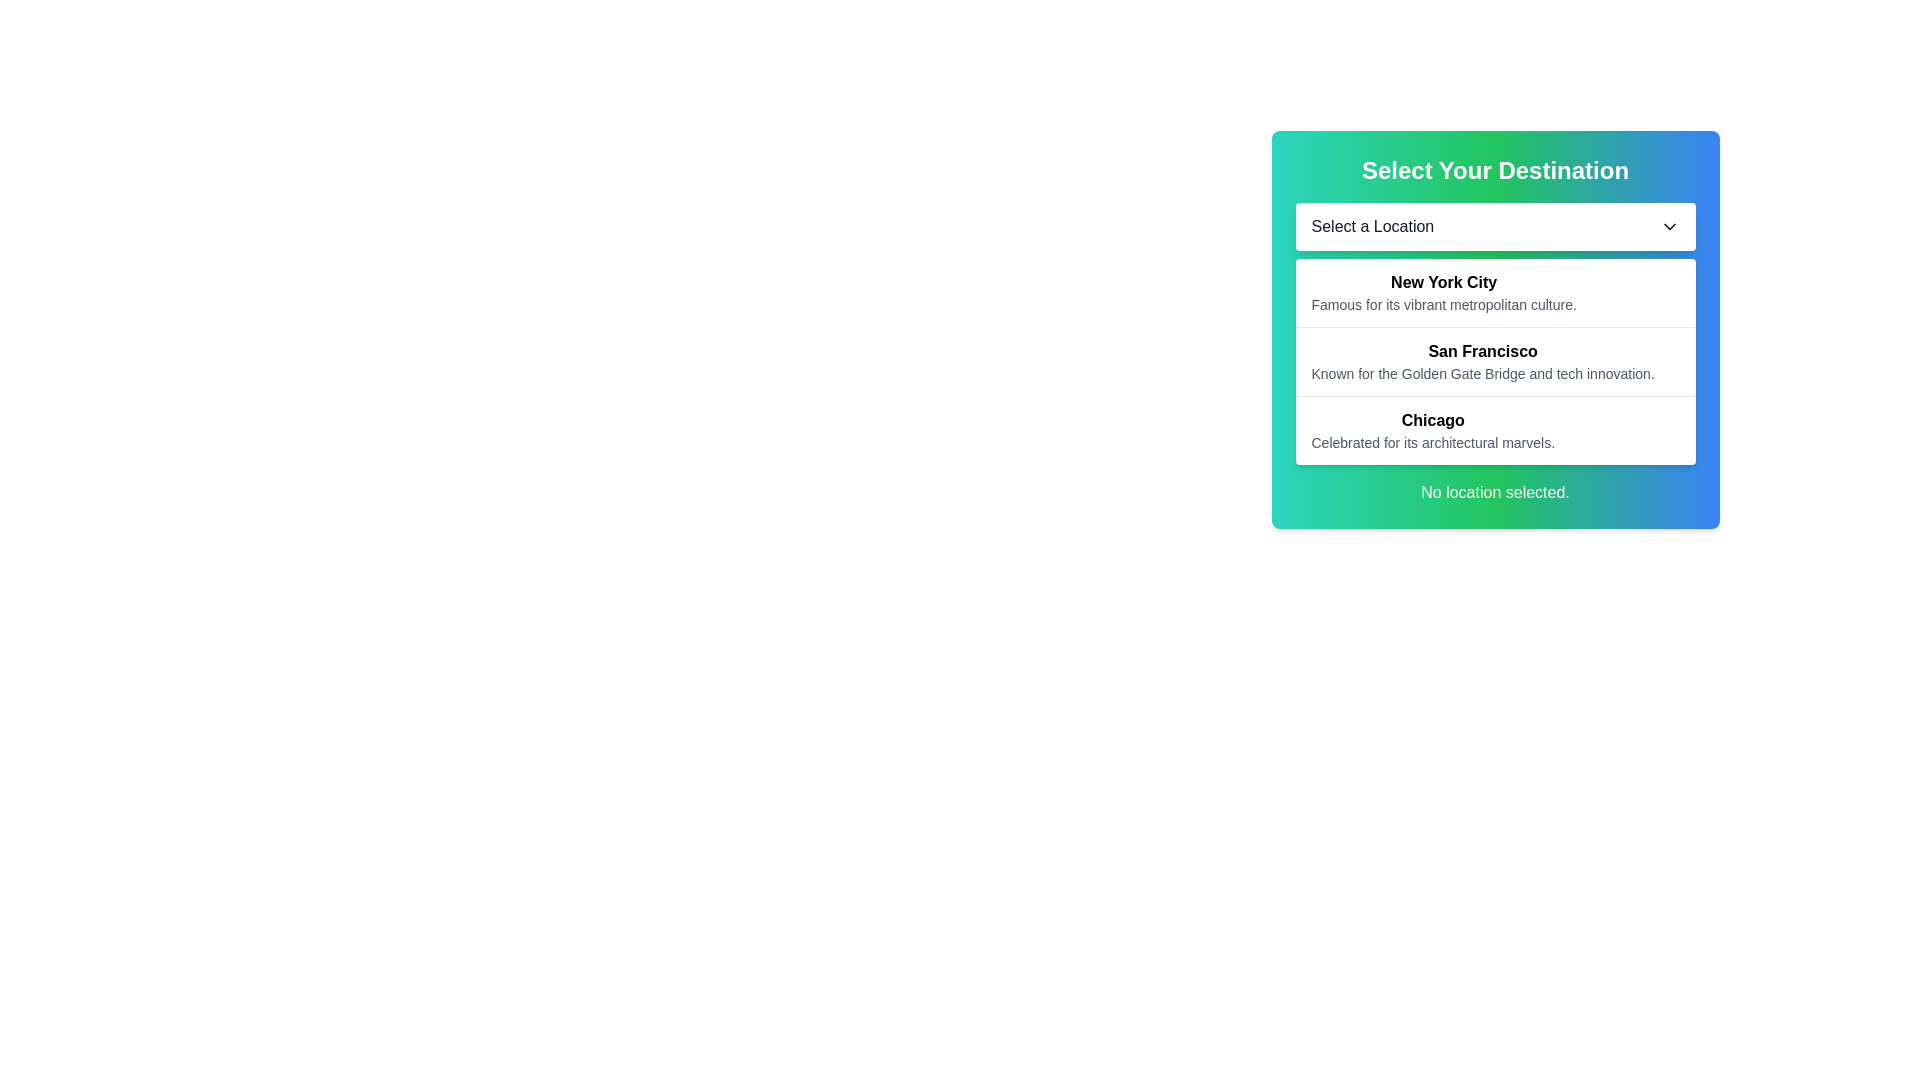 This screenshot has height=1080, width=1920. What do you see at coordinates (1483, 350) in the screenshot?
I see `the text label indicating 'San Francisco', which is positioned below 'New York City' and above 'Chicago' in the list of location options` at bounding box center [1483, 350].